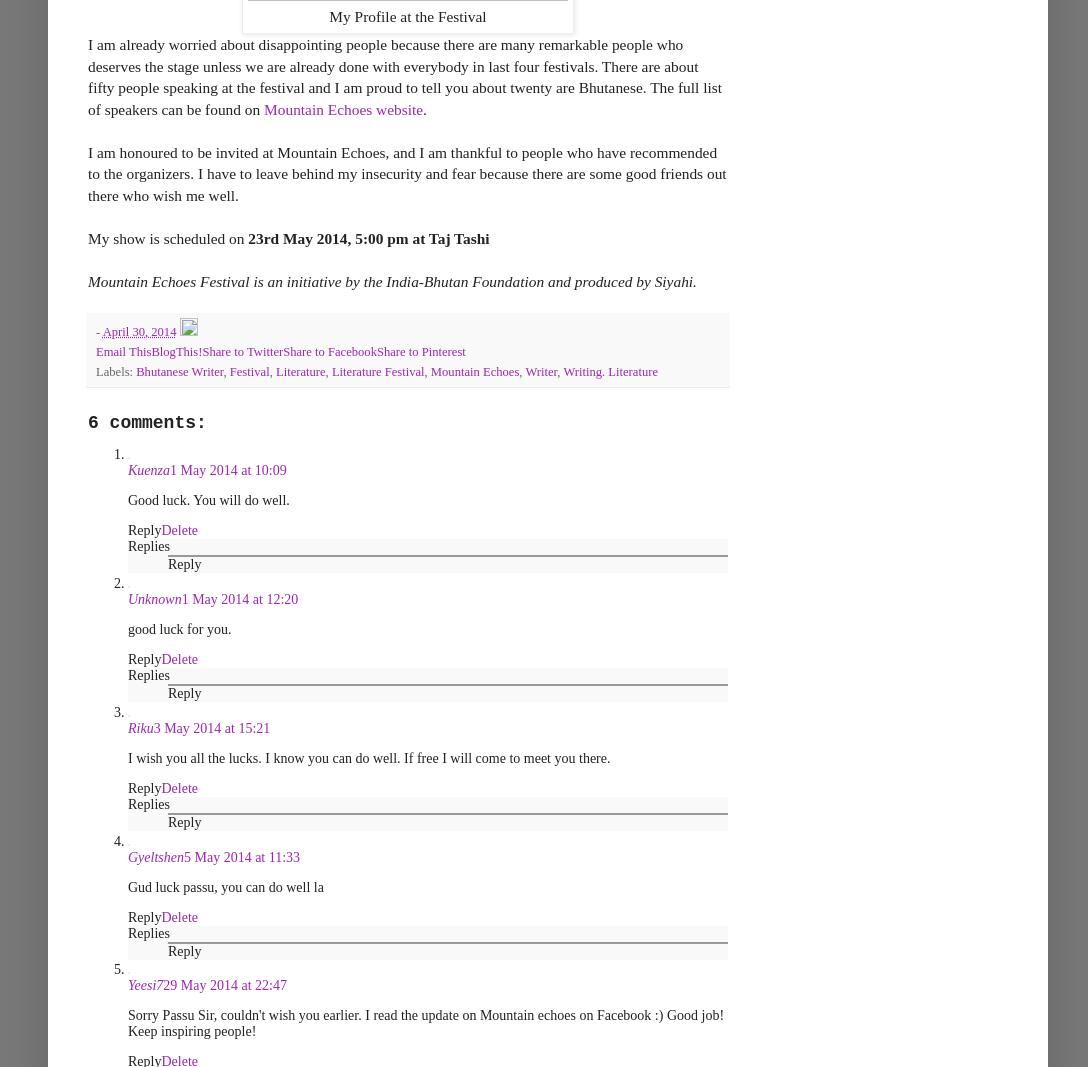 The height and width of the screenshot is (1067, 1088). I want to click on 'Share to Twitter', so click(241, 351).